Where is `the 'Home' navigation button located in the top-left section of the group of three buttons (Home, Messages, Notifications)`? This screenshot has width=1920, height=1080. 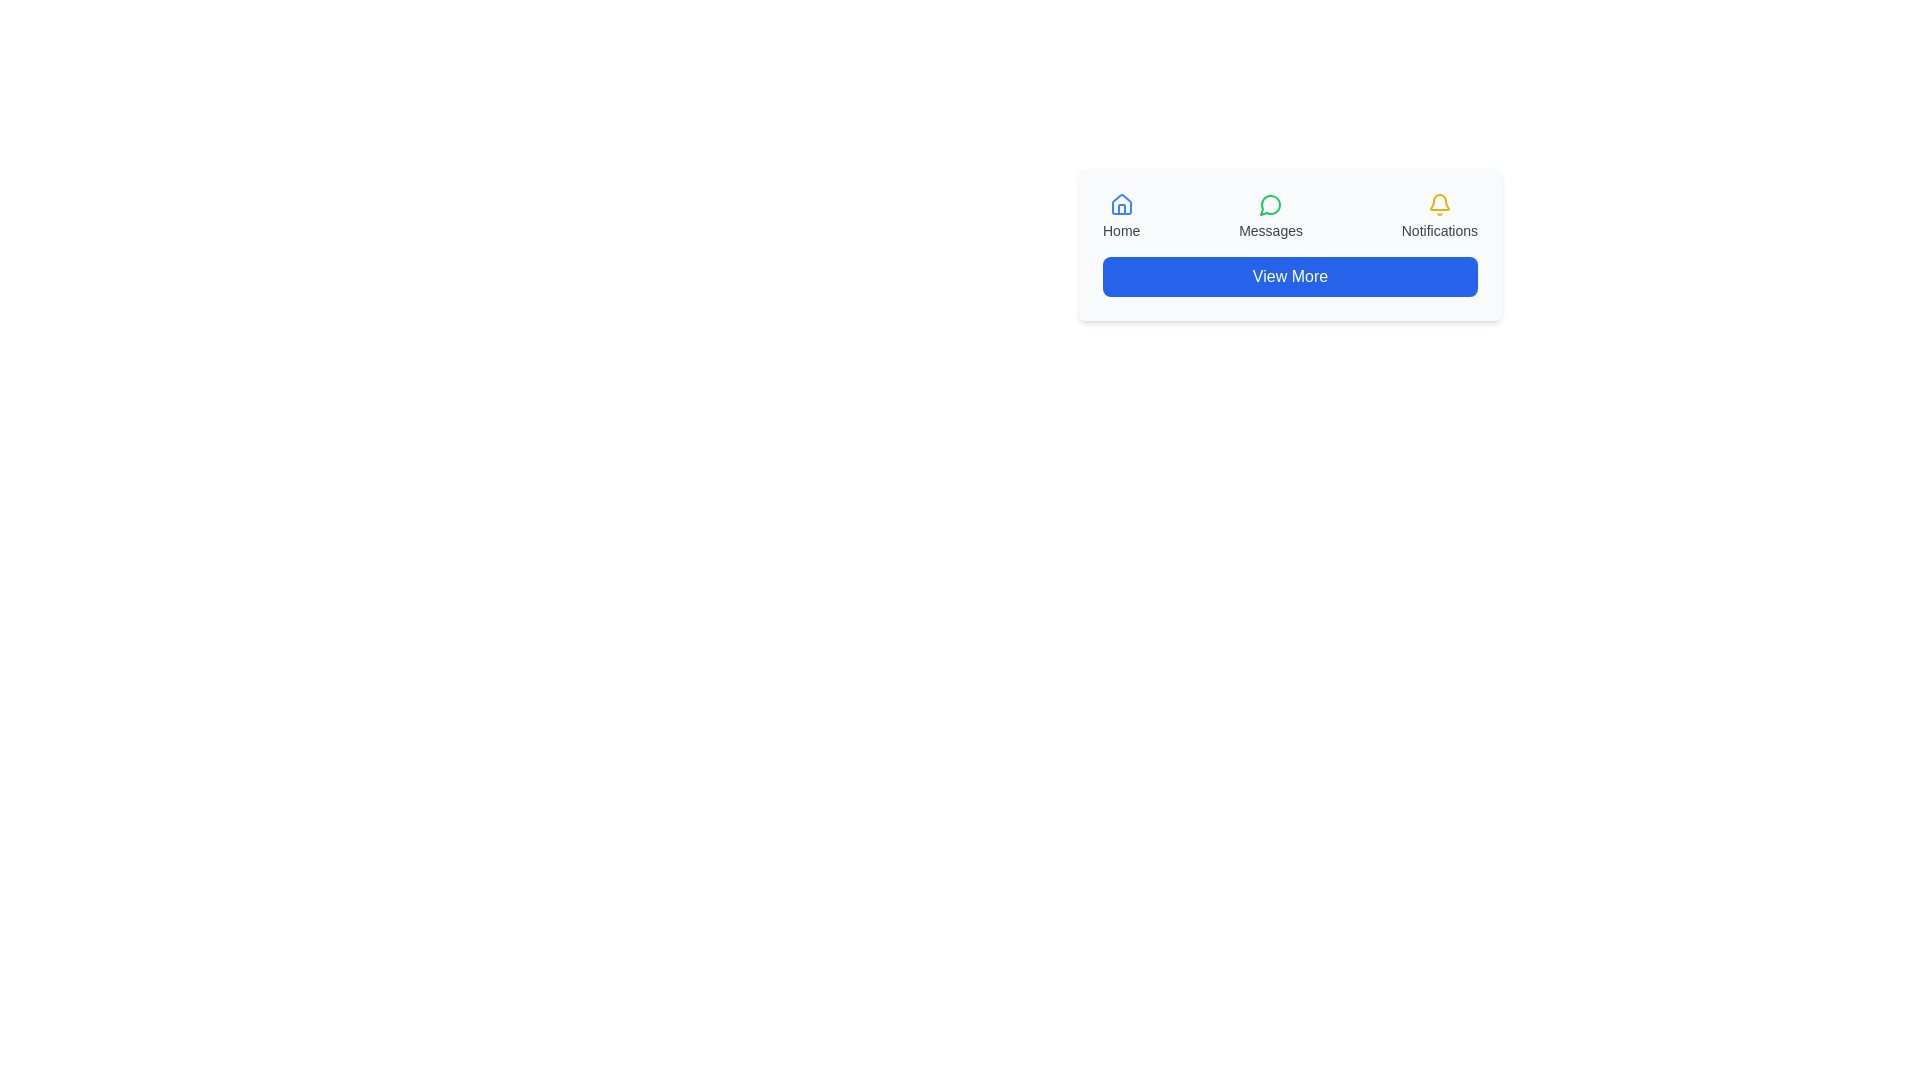
the 'Home' navigation button located in the top-left section of the group of three buttons (Home, Messages, Notifications) is located at coordinates (1121, 216).